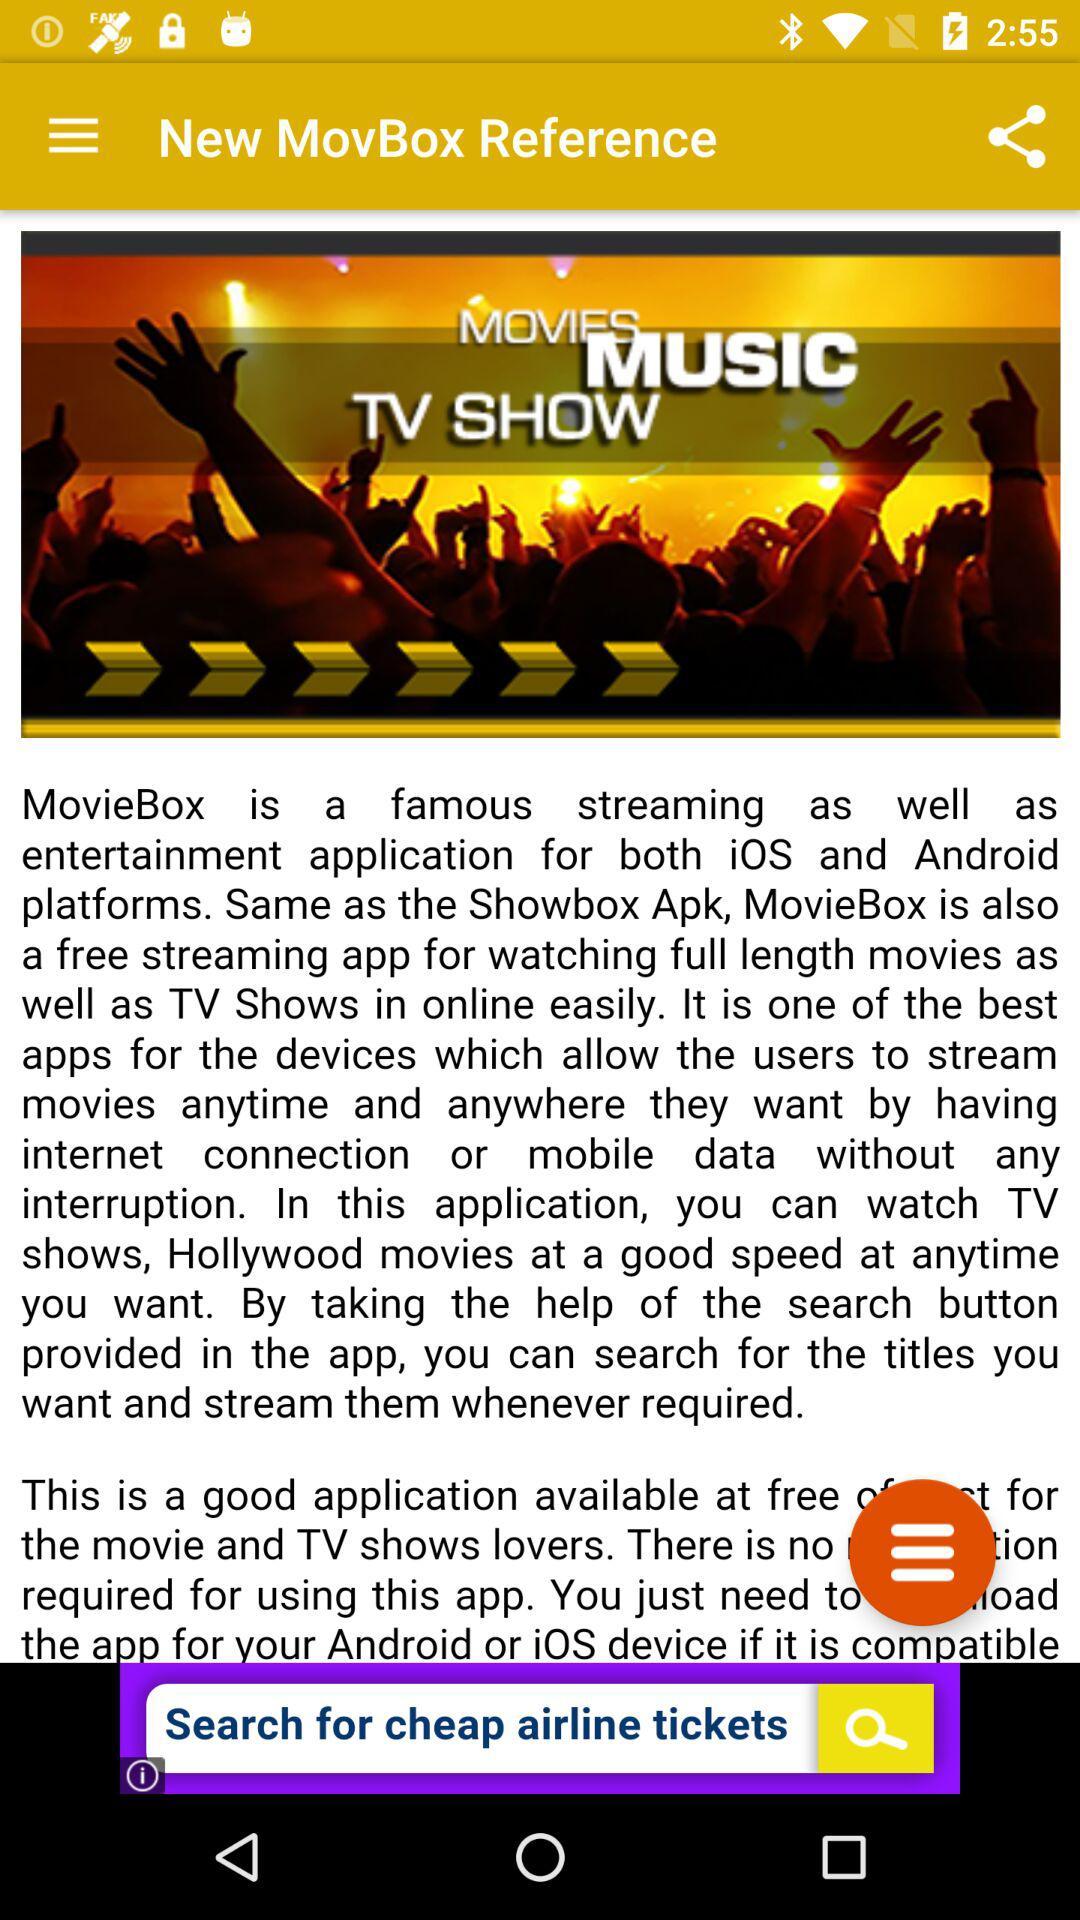 The image size is (1080, 1920). Describe the element at coordinates (540, 1727) in the screenshot. I see `search option` at that location.